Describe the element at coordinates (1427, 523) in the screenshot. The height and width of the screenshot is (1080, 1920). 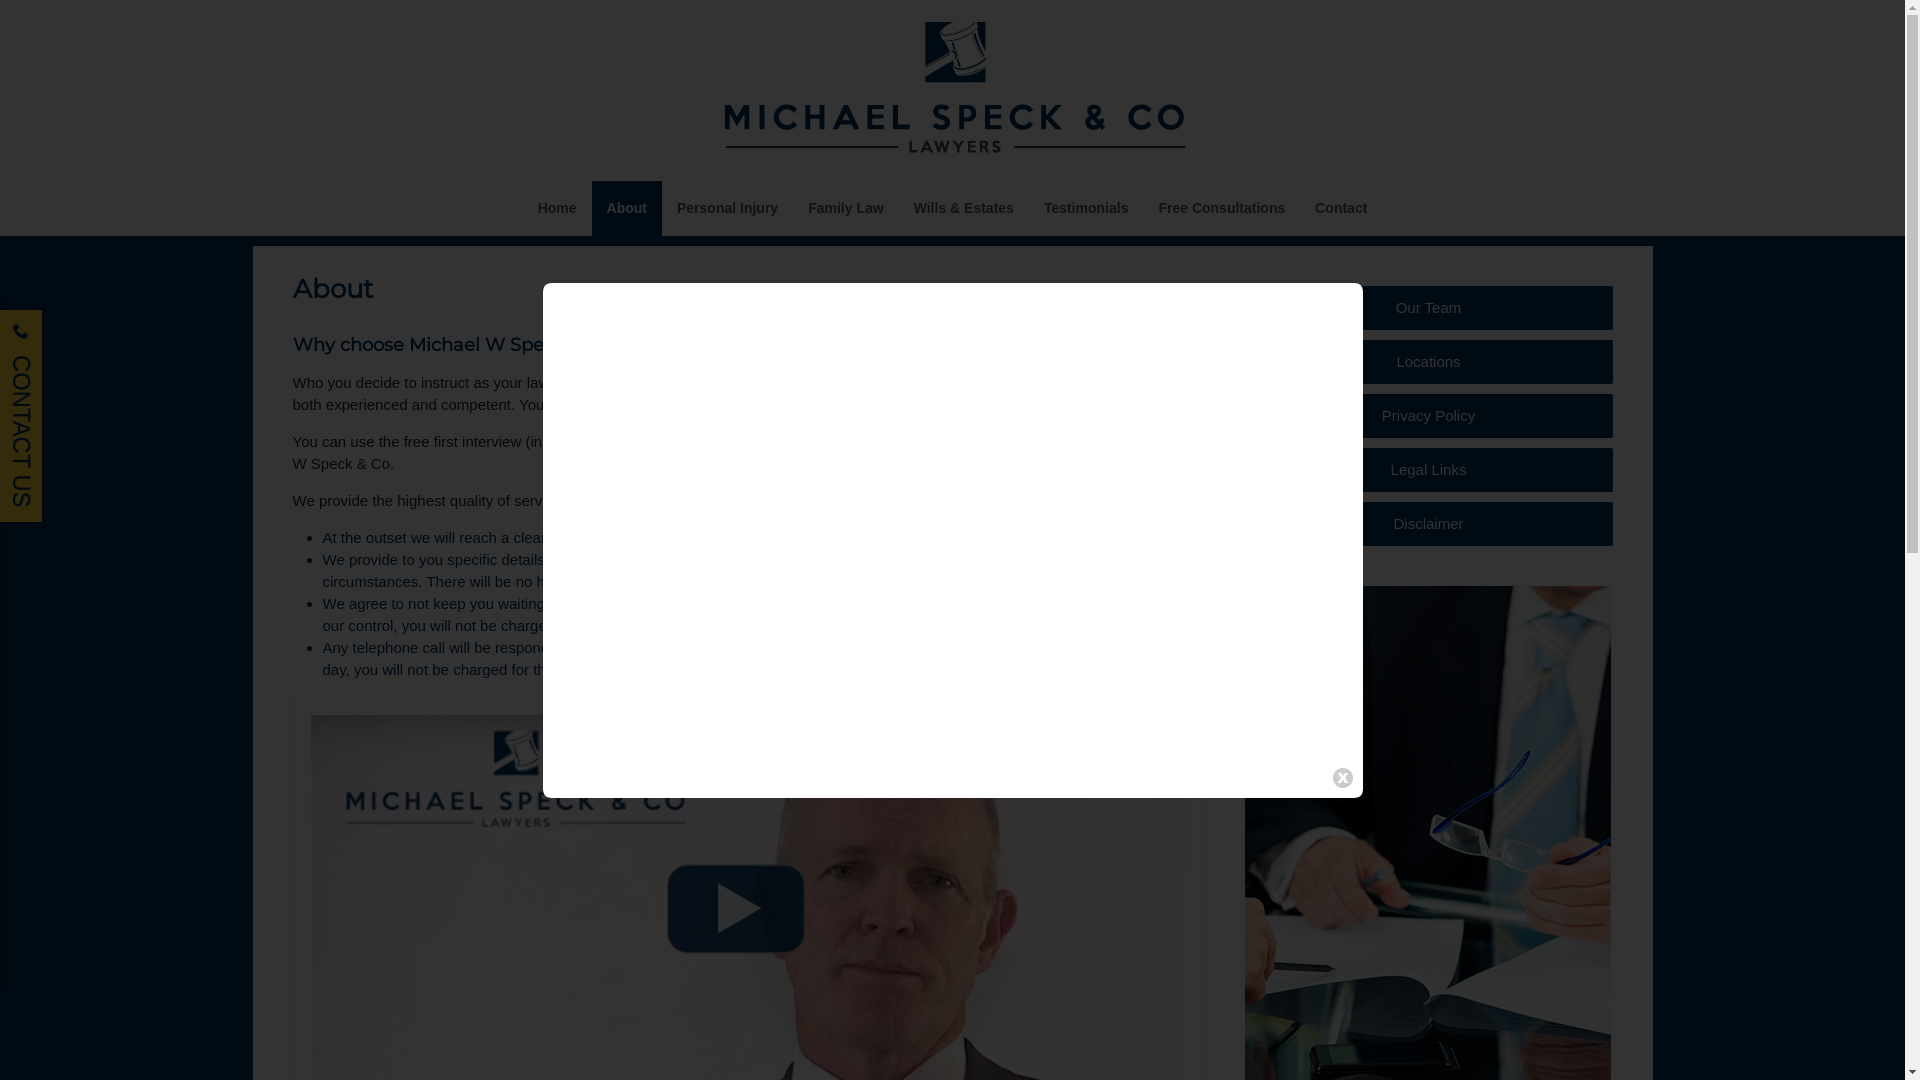
I see `'Disclaimer'` at that location.